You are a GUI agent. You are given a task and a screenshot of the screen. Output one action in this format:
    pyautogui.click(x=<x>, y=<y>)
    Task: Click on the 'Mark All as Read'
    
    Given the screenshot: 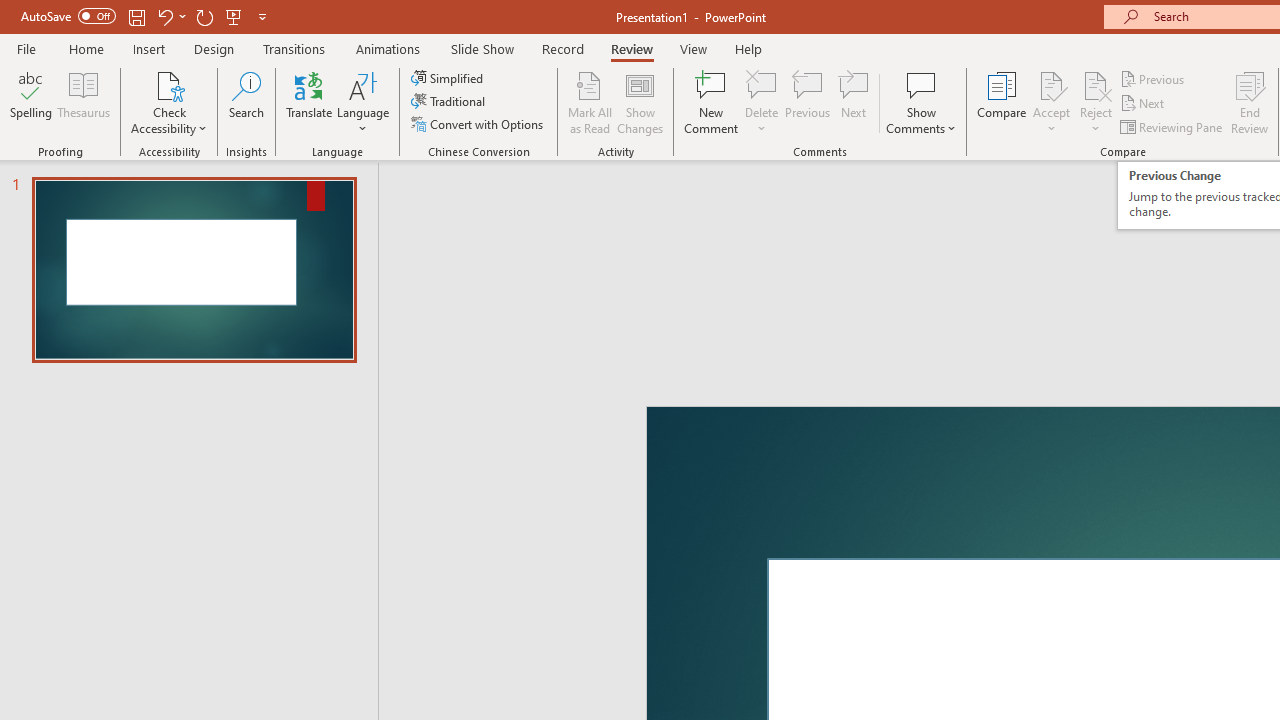 What is the action you would take?
    pyautogui.click(x=589, y=103)
    